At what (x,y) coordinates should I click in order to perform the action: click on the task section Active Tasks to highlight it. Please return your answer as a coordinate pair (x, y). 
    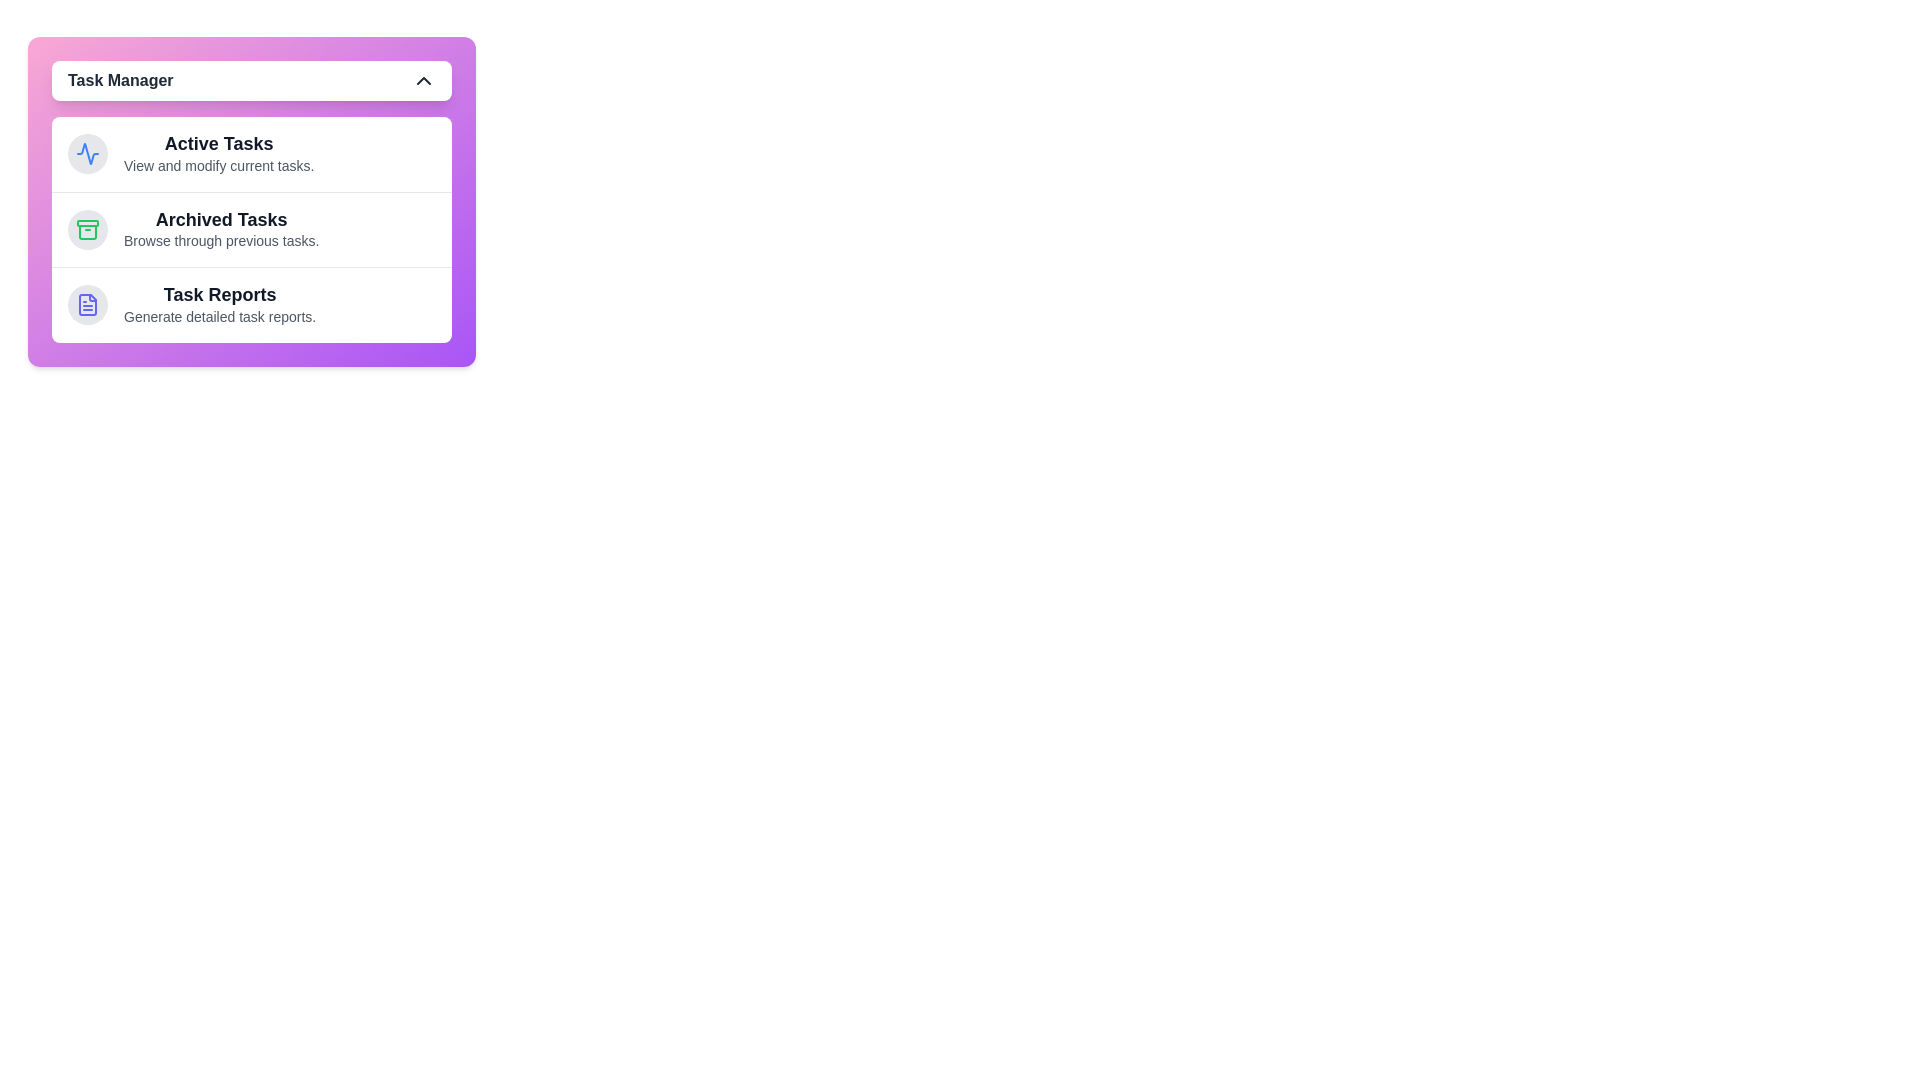
    Looking at the image, I should click on (251, 153).